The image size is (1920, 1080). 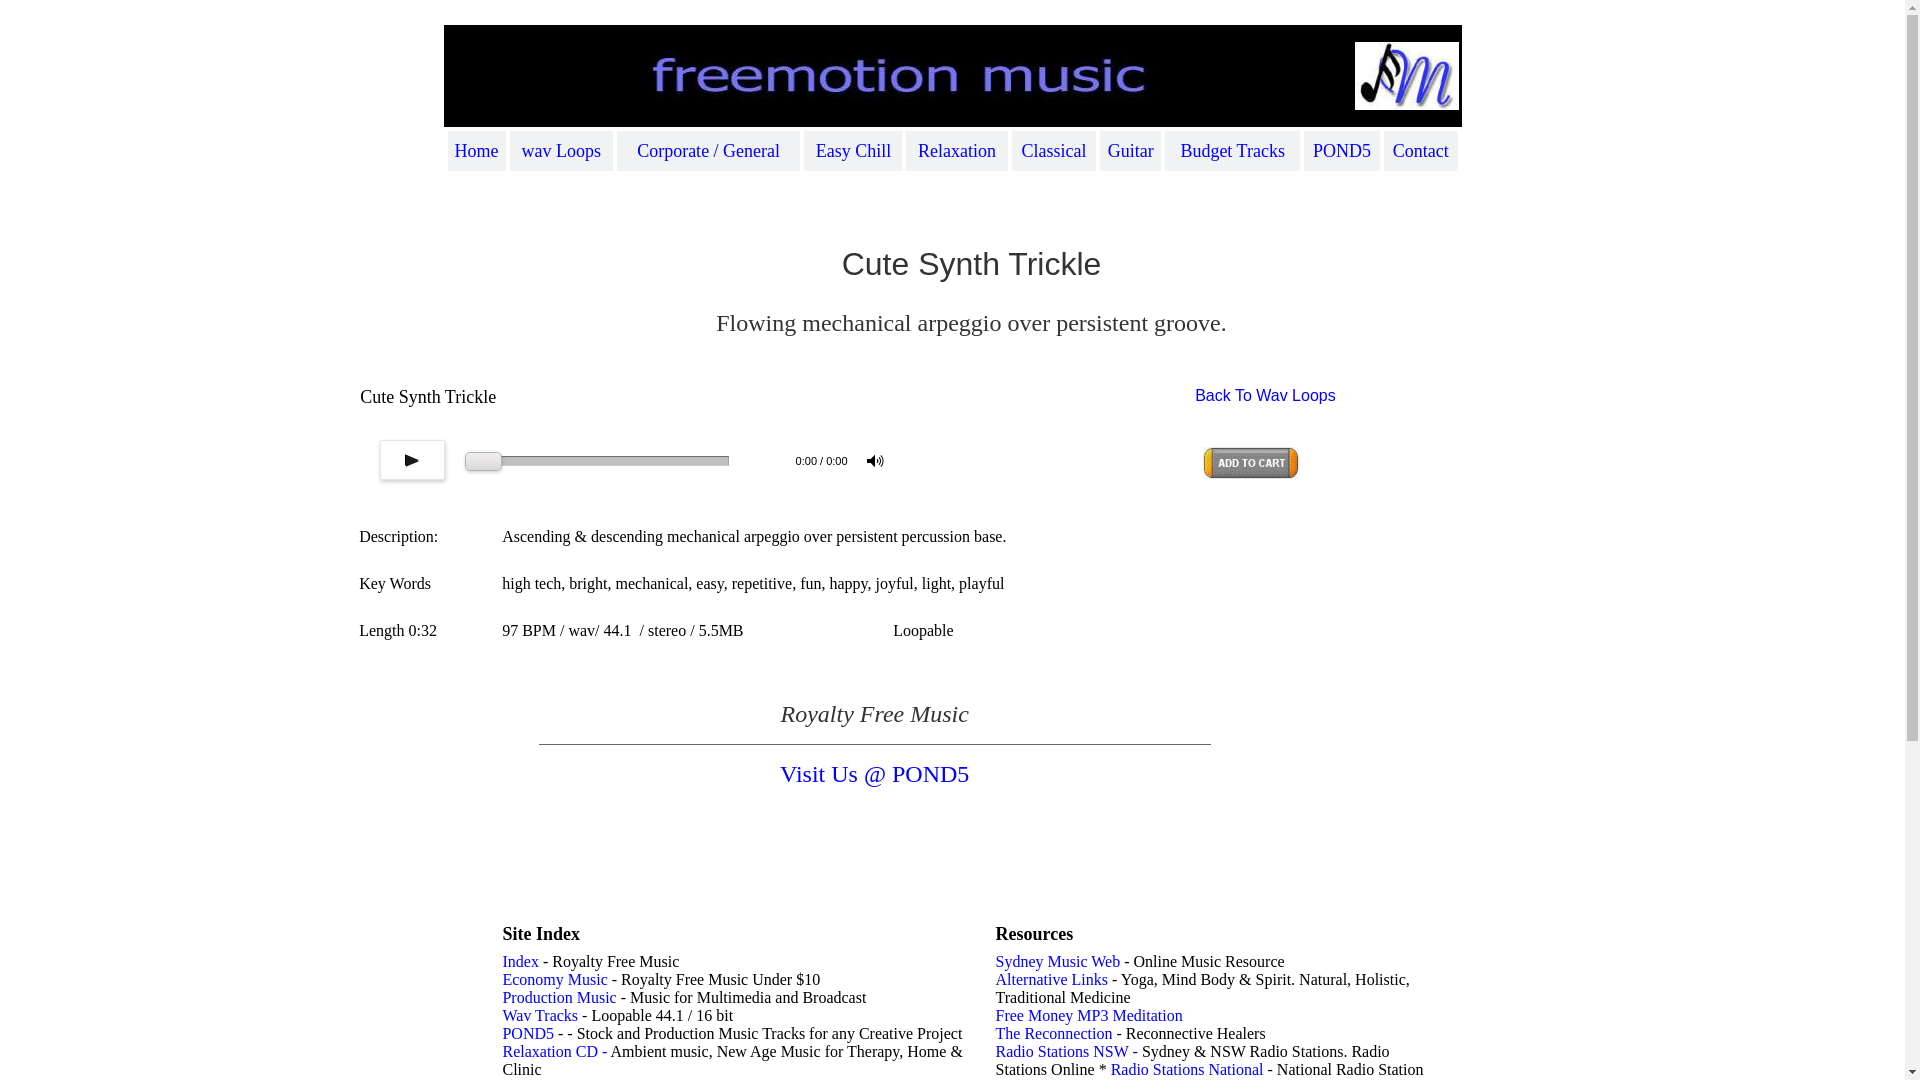 I want to click on 'Sydney Music Web', so click(x=1057, y=960).